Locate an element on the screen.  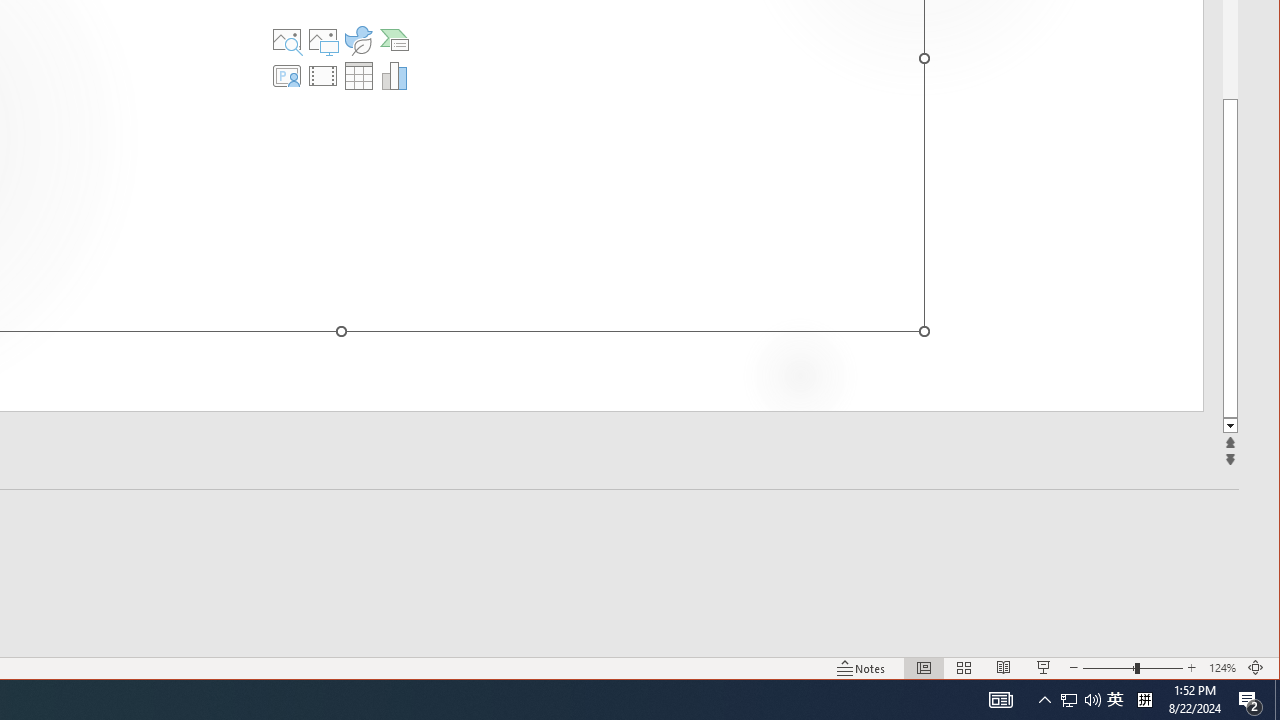
'Zoom 124%' is located at coordinates (1221, 668).